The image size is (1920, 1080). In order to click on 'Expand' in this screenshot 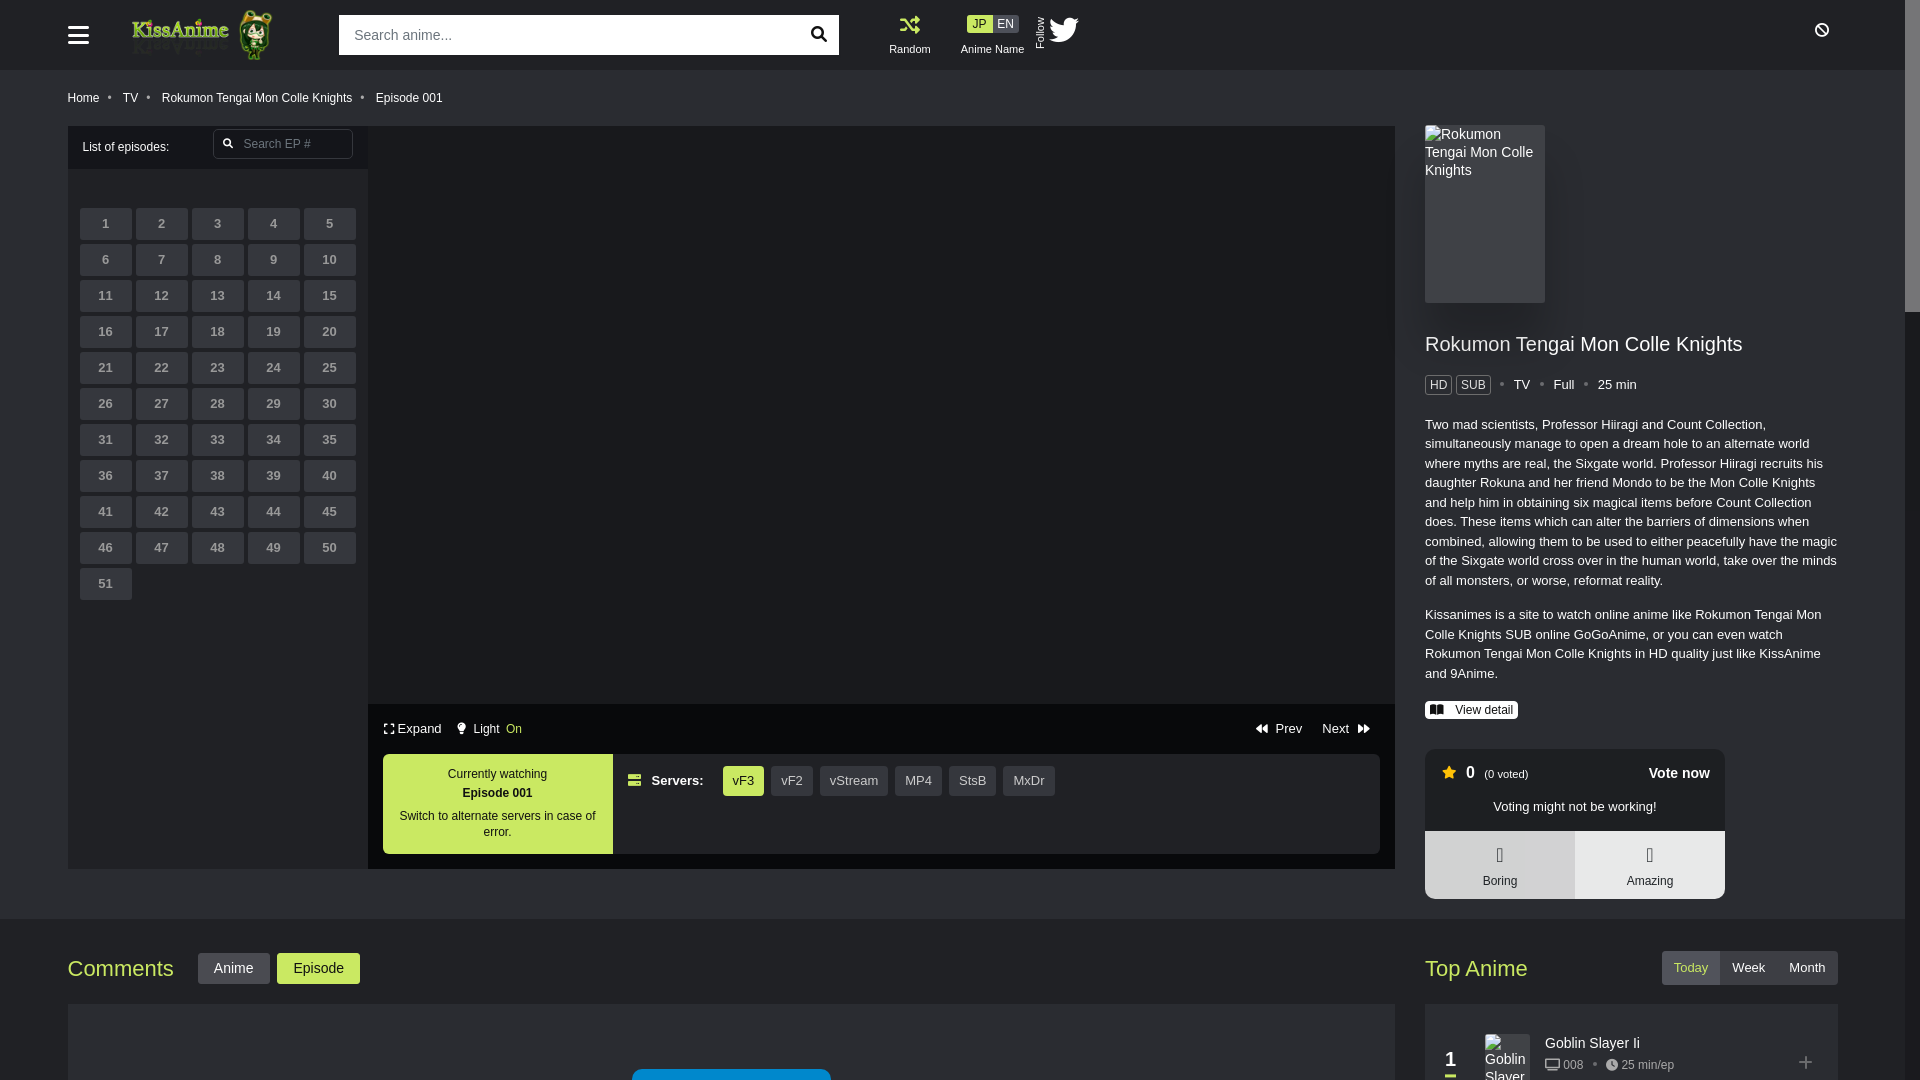, I will do `click(411, 729)`.